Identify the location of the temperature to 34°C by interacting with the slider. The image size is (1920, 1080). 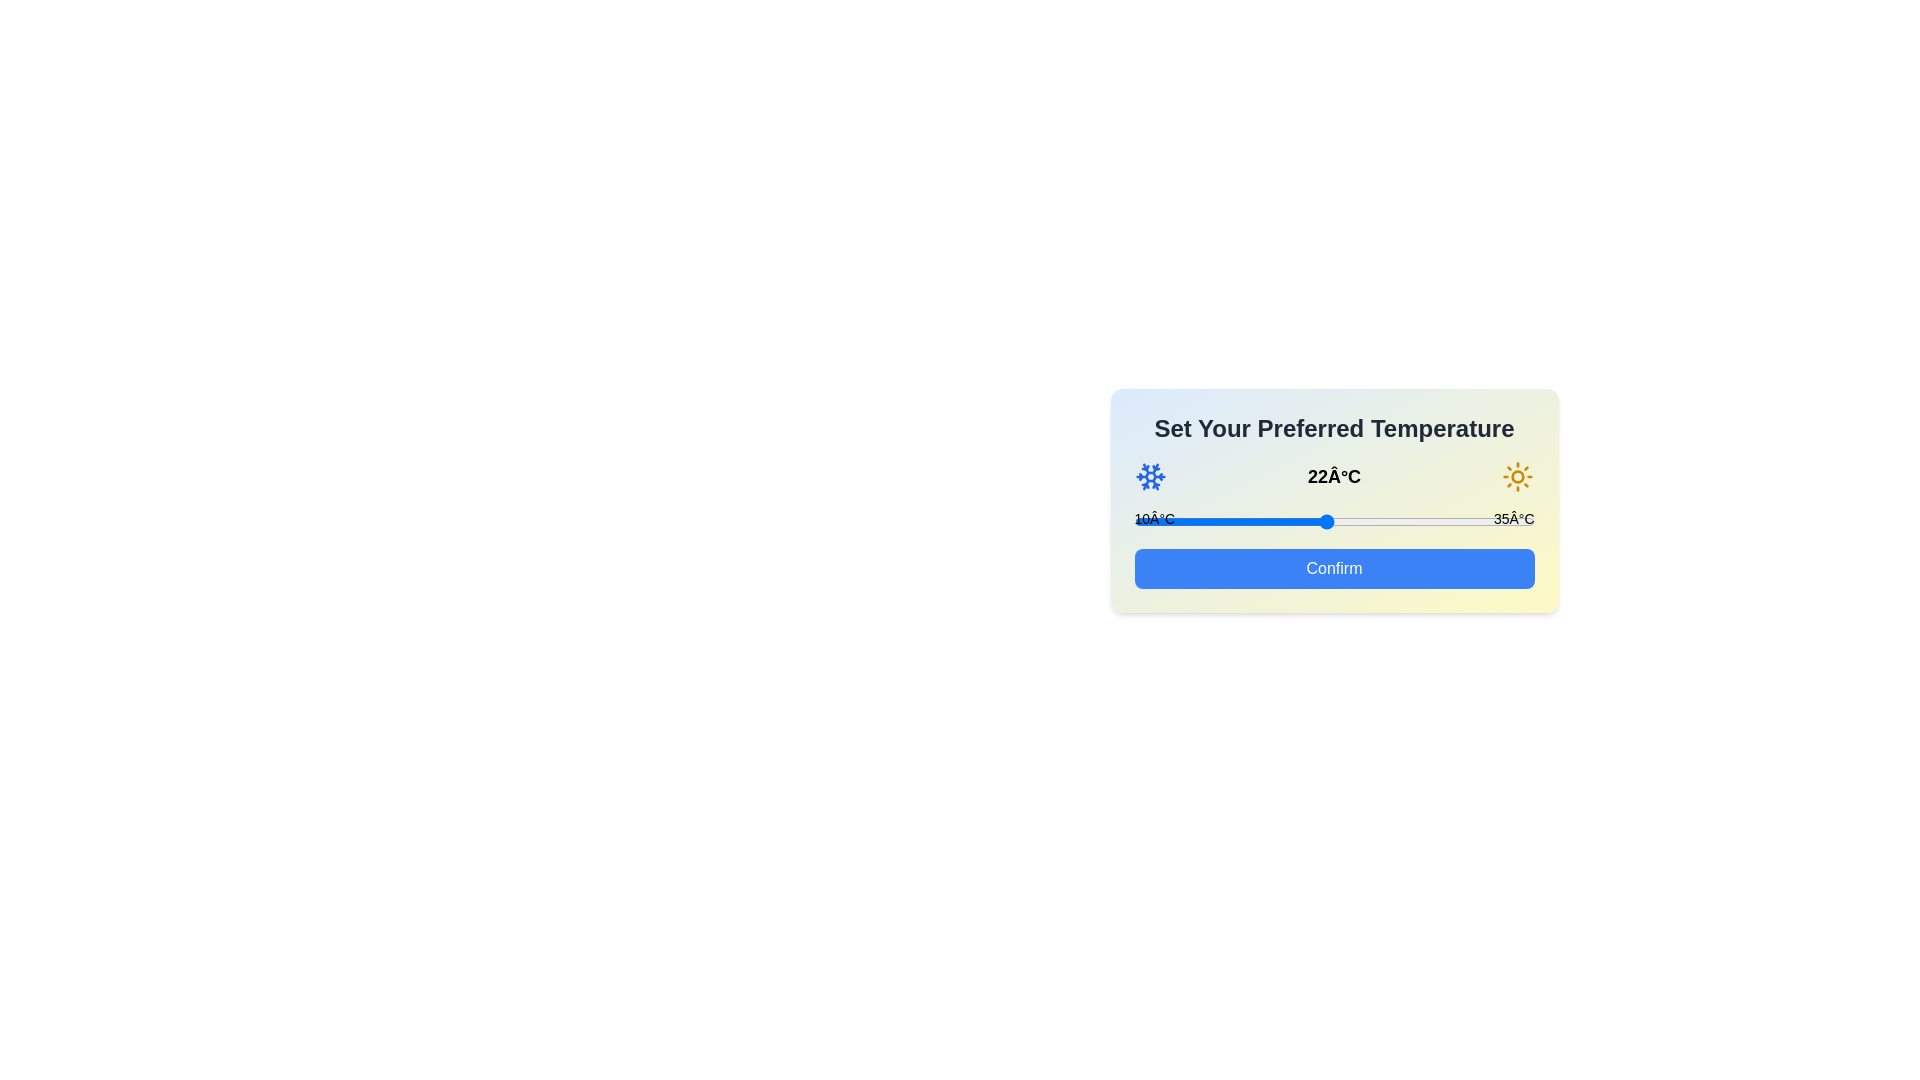
(1518, 520).